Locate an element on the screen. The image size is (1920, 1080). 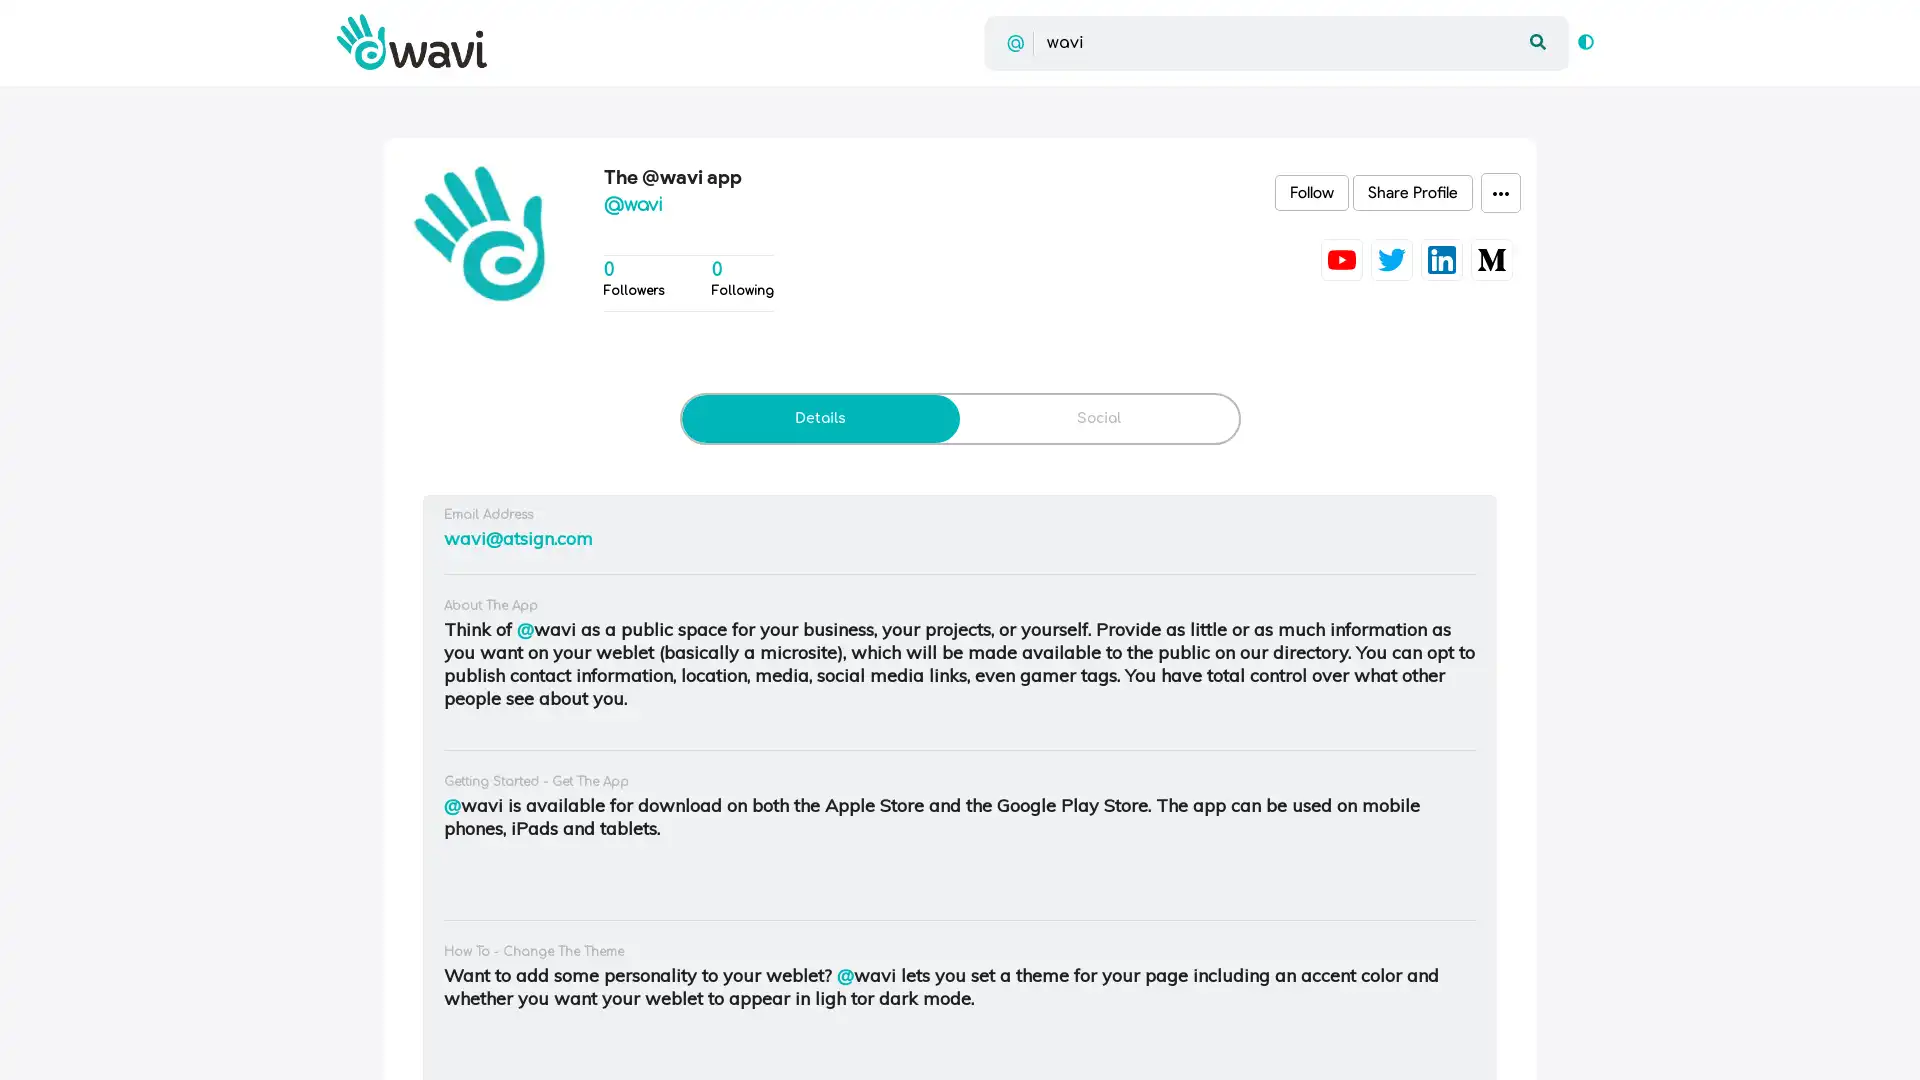
go to top of page is located at coordinates (1881, 1041).